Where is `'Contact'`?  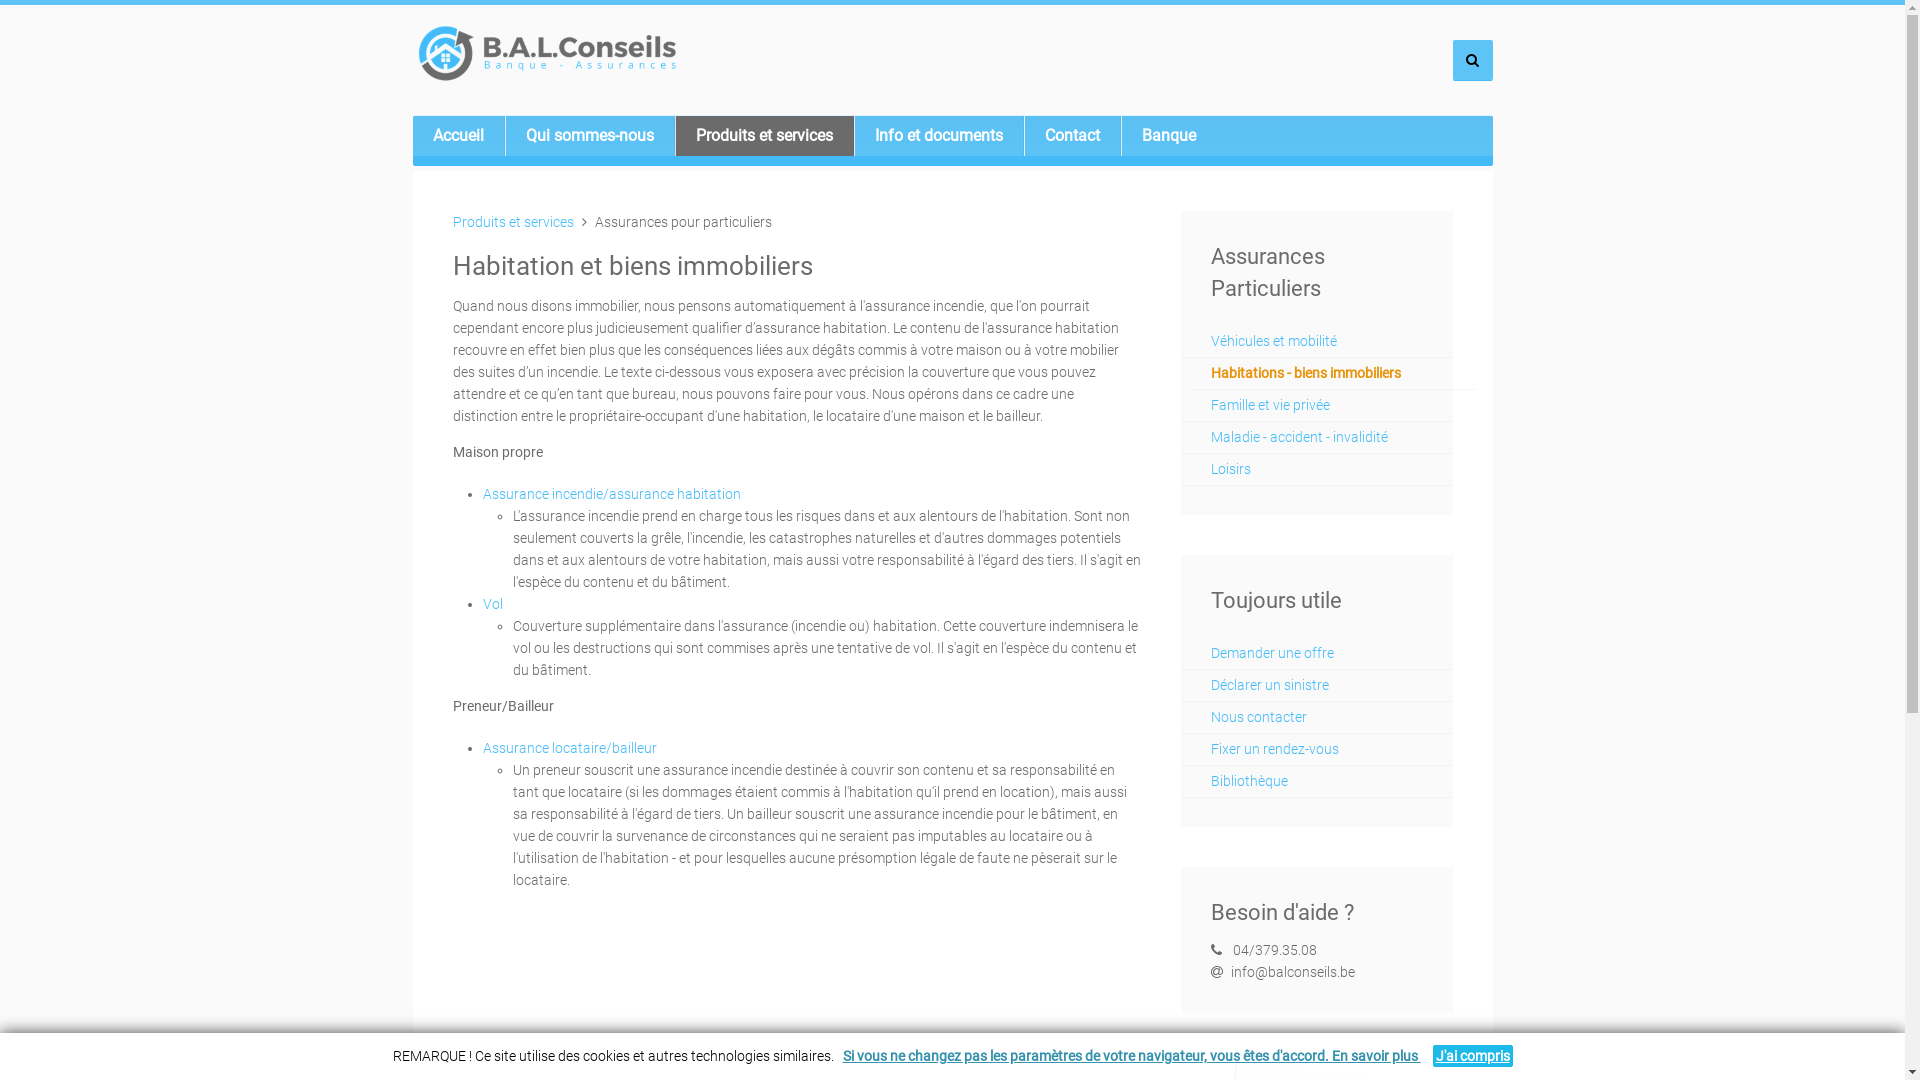 'Contact' is located at coordinates (1071, 135).